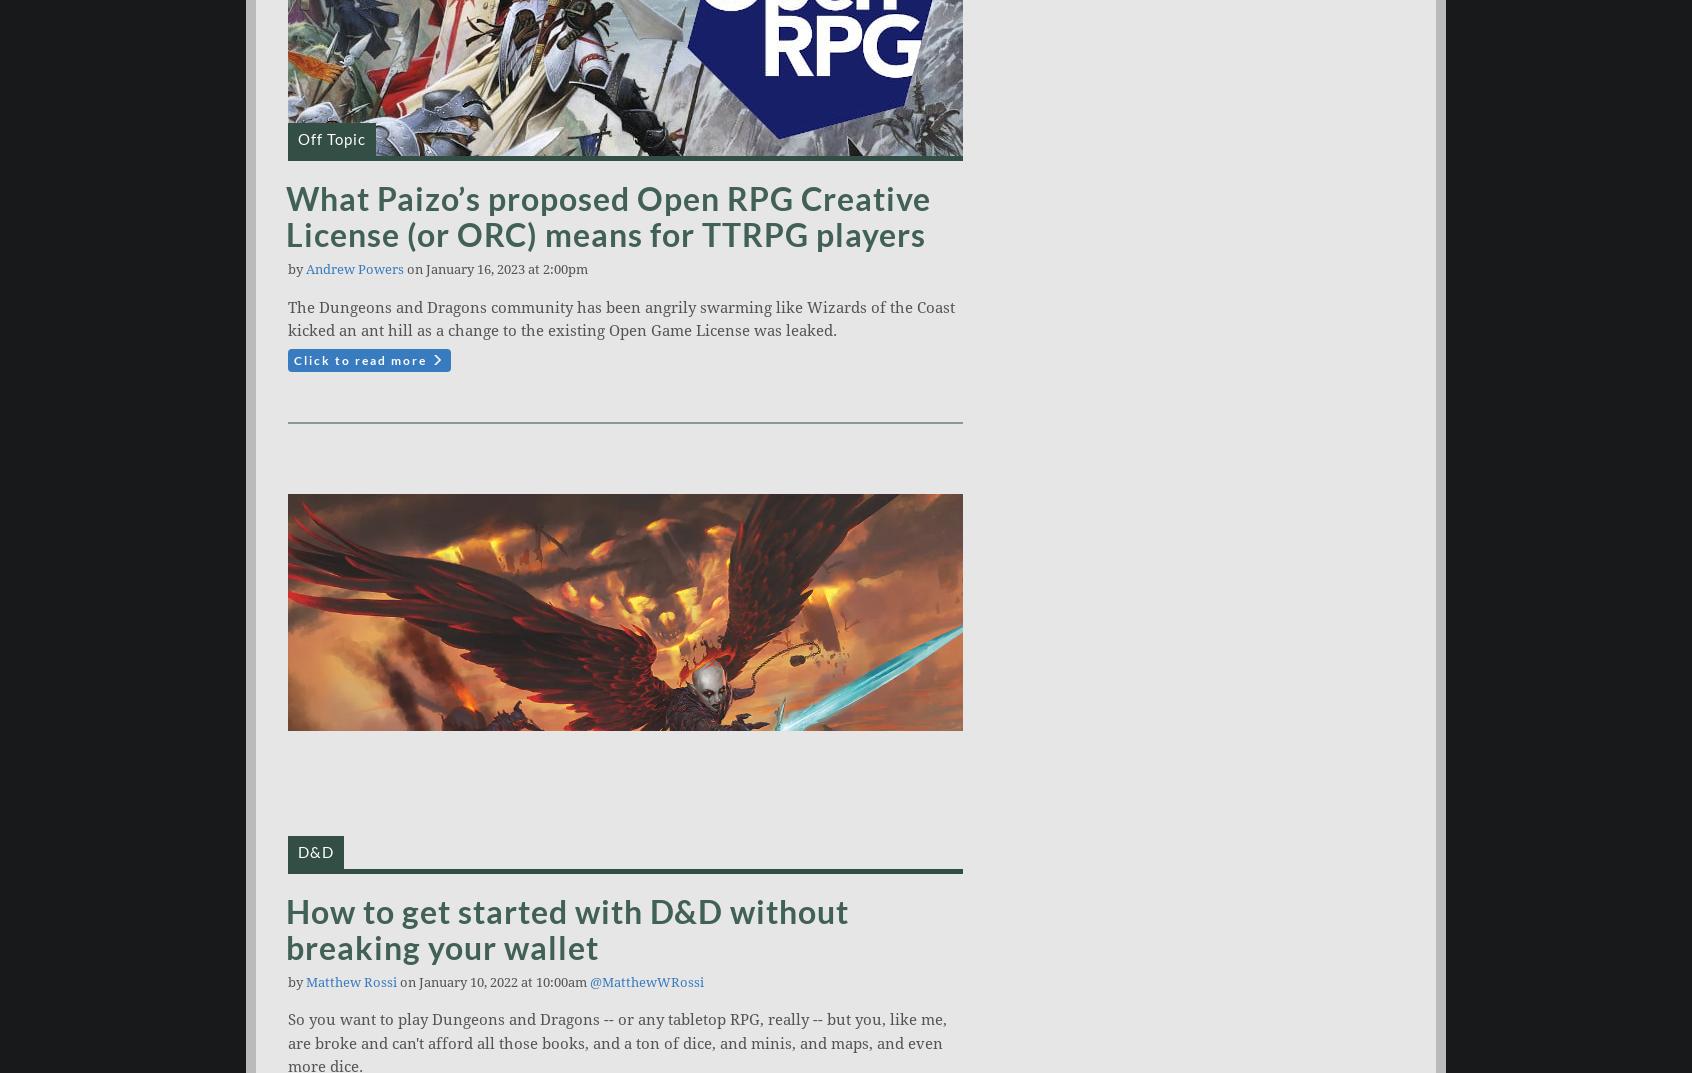 The image size is (1692, 1073). What do you see at coordinates (362, 358) in the screenshot?
I see `'Click to read more'` at bounding box center [362, 358].